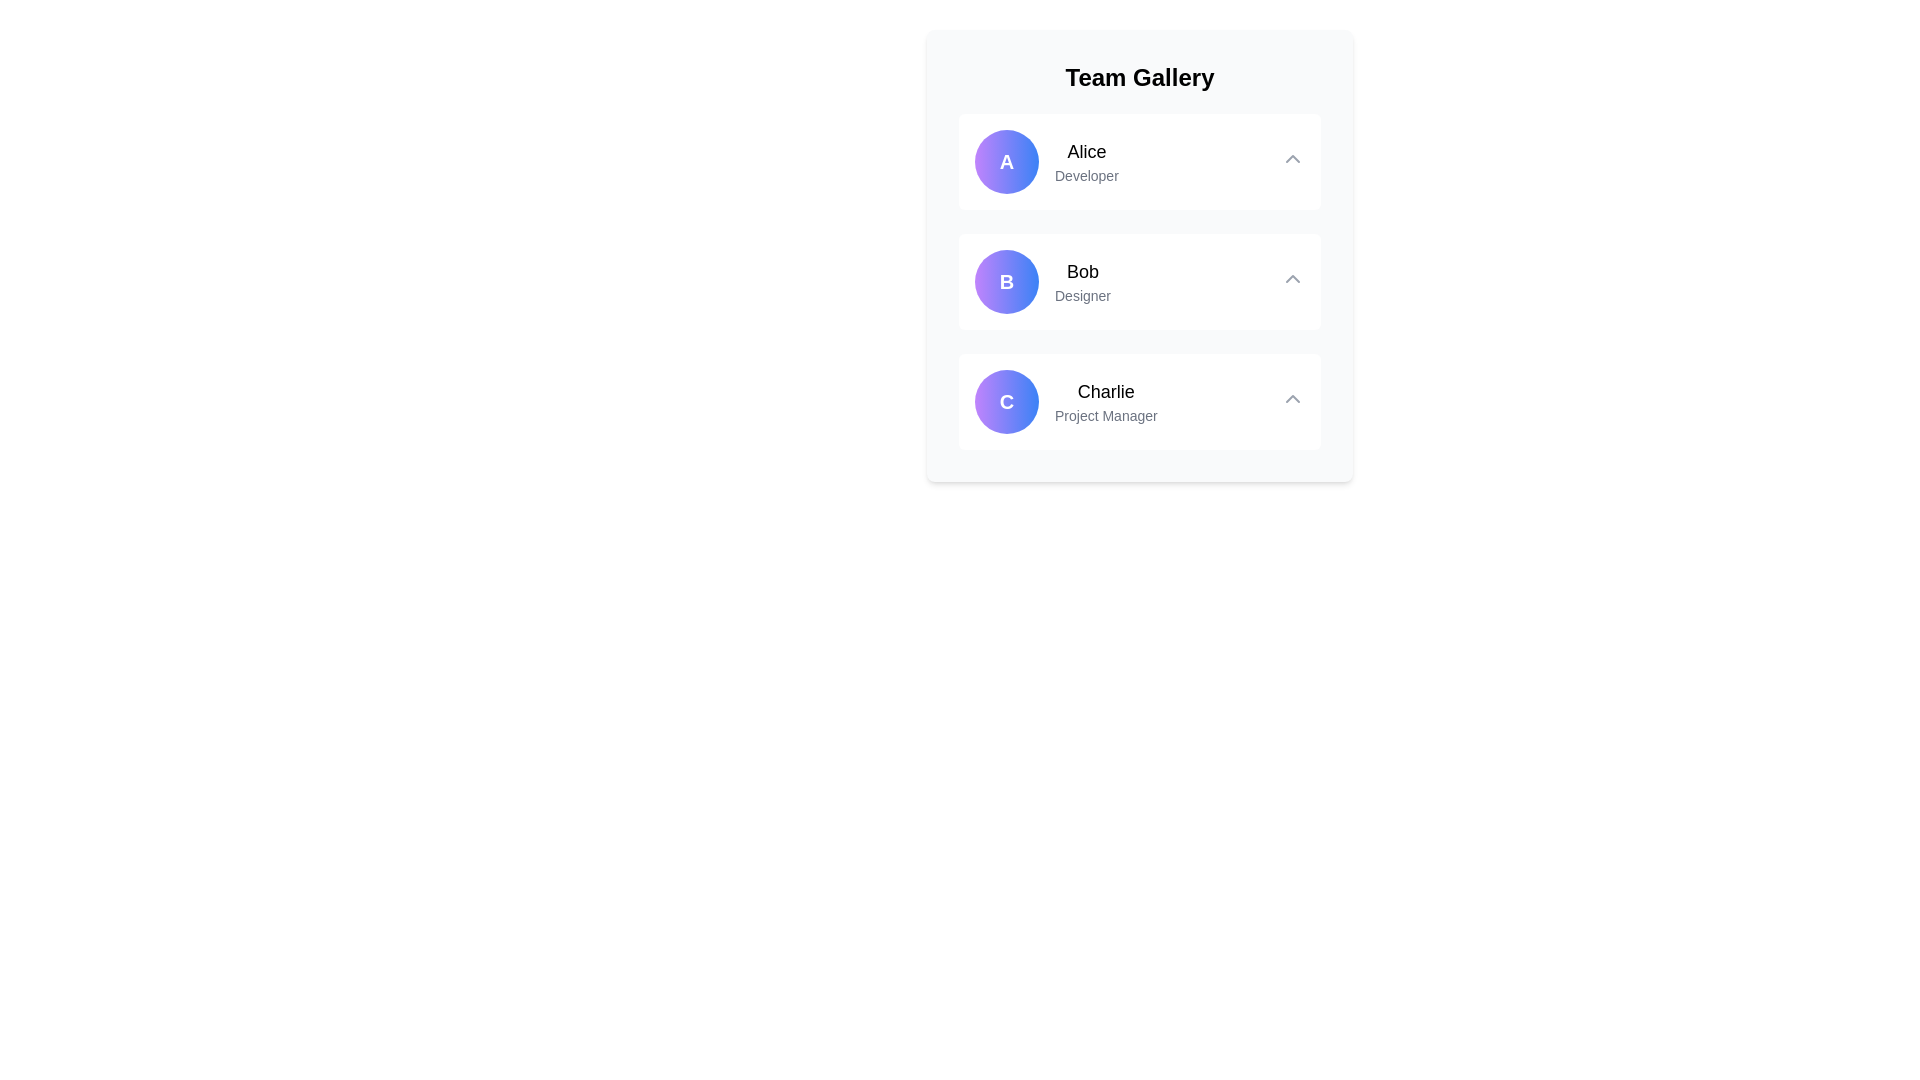 This screenshot has height=1080, width=1920. Describe the element at coordinates (1085, 161) in the screenshot. I see `text displayed in the text label representing a team member's designation and name, located to the right of the circular avatar labeled 'A' in the 'Team Gallery' card` at that location.